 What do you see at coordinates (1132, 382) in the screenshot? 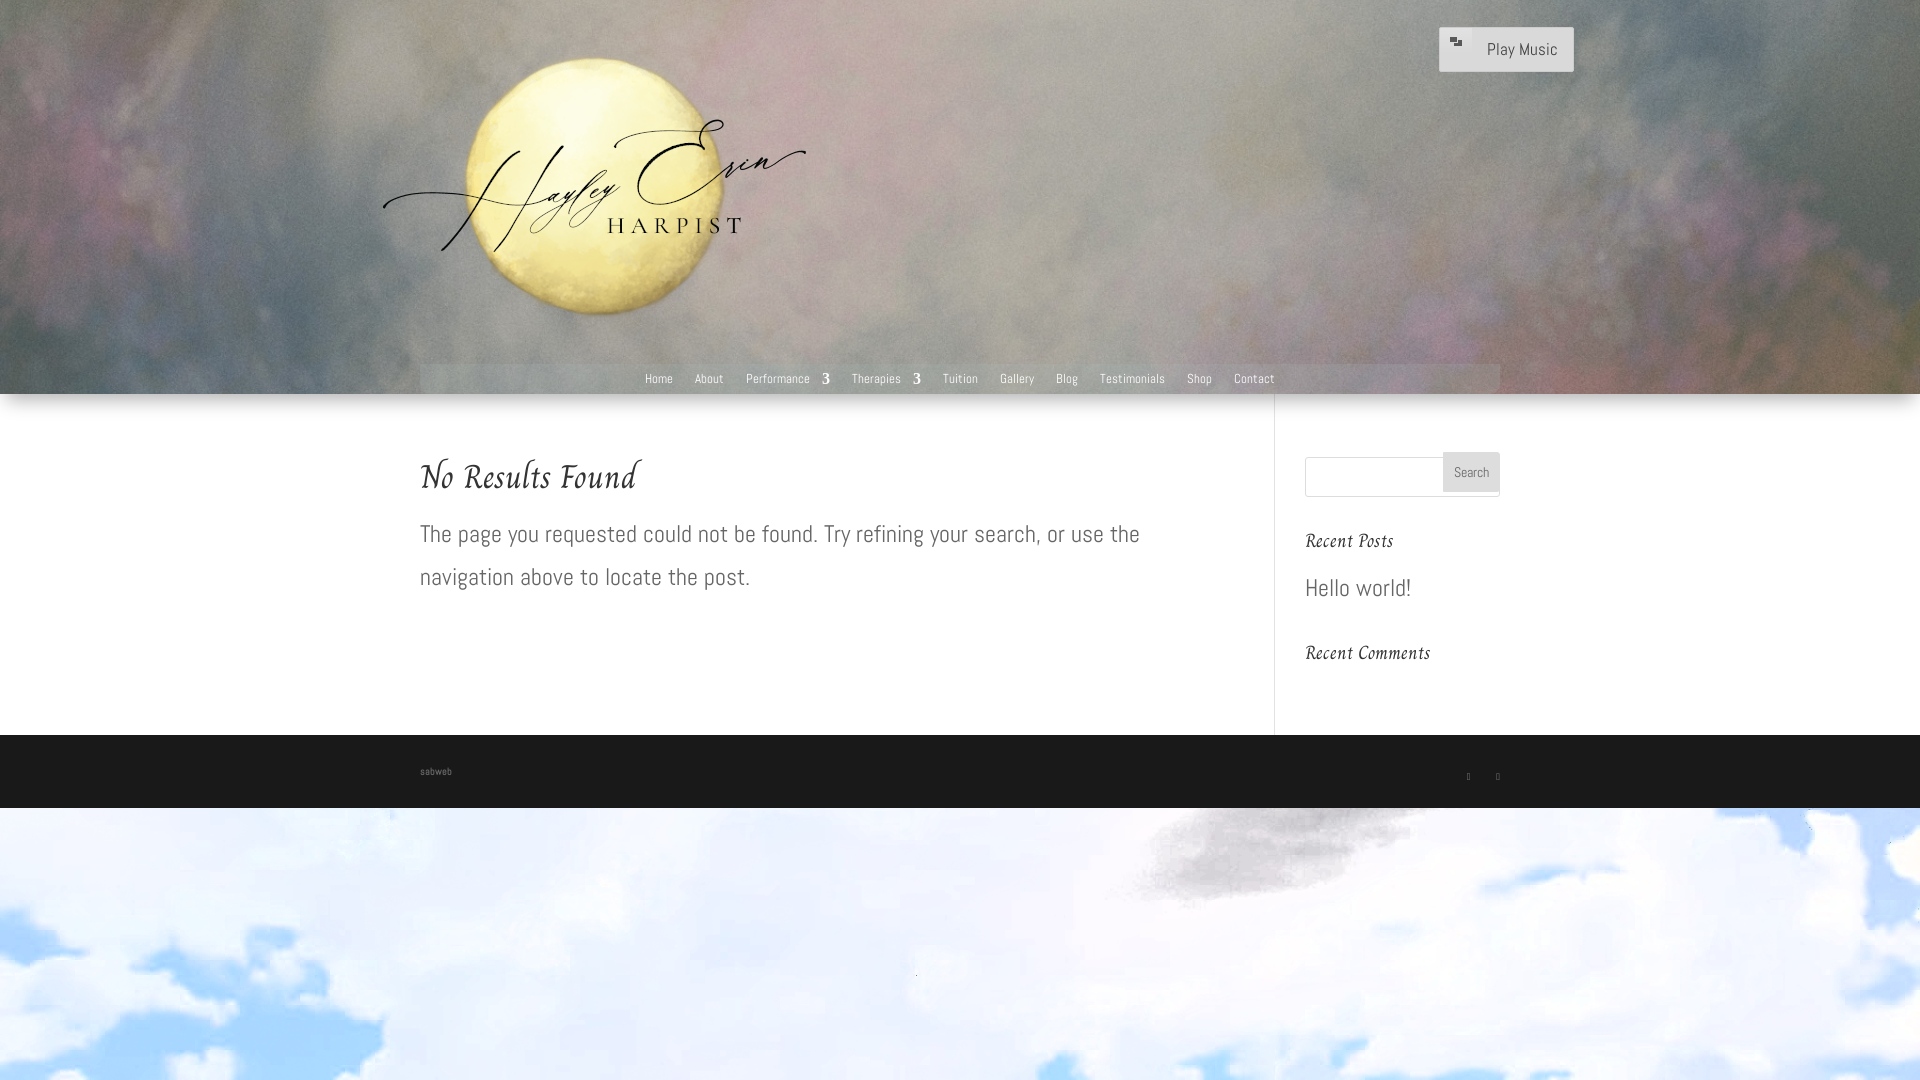
I see `'Testimonials'` at bounding box center [1132, 382].